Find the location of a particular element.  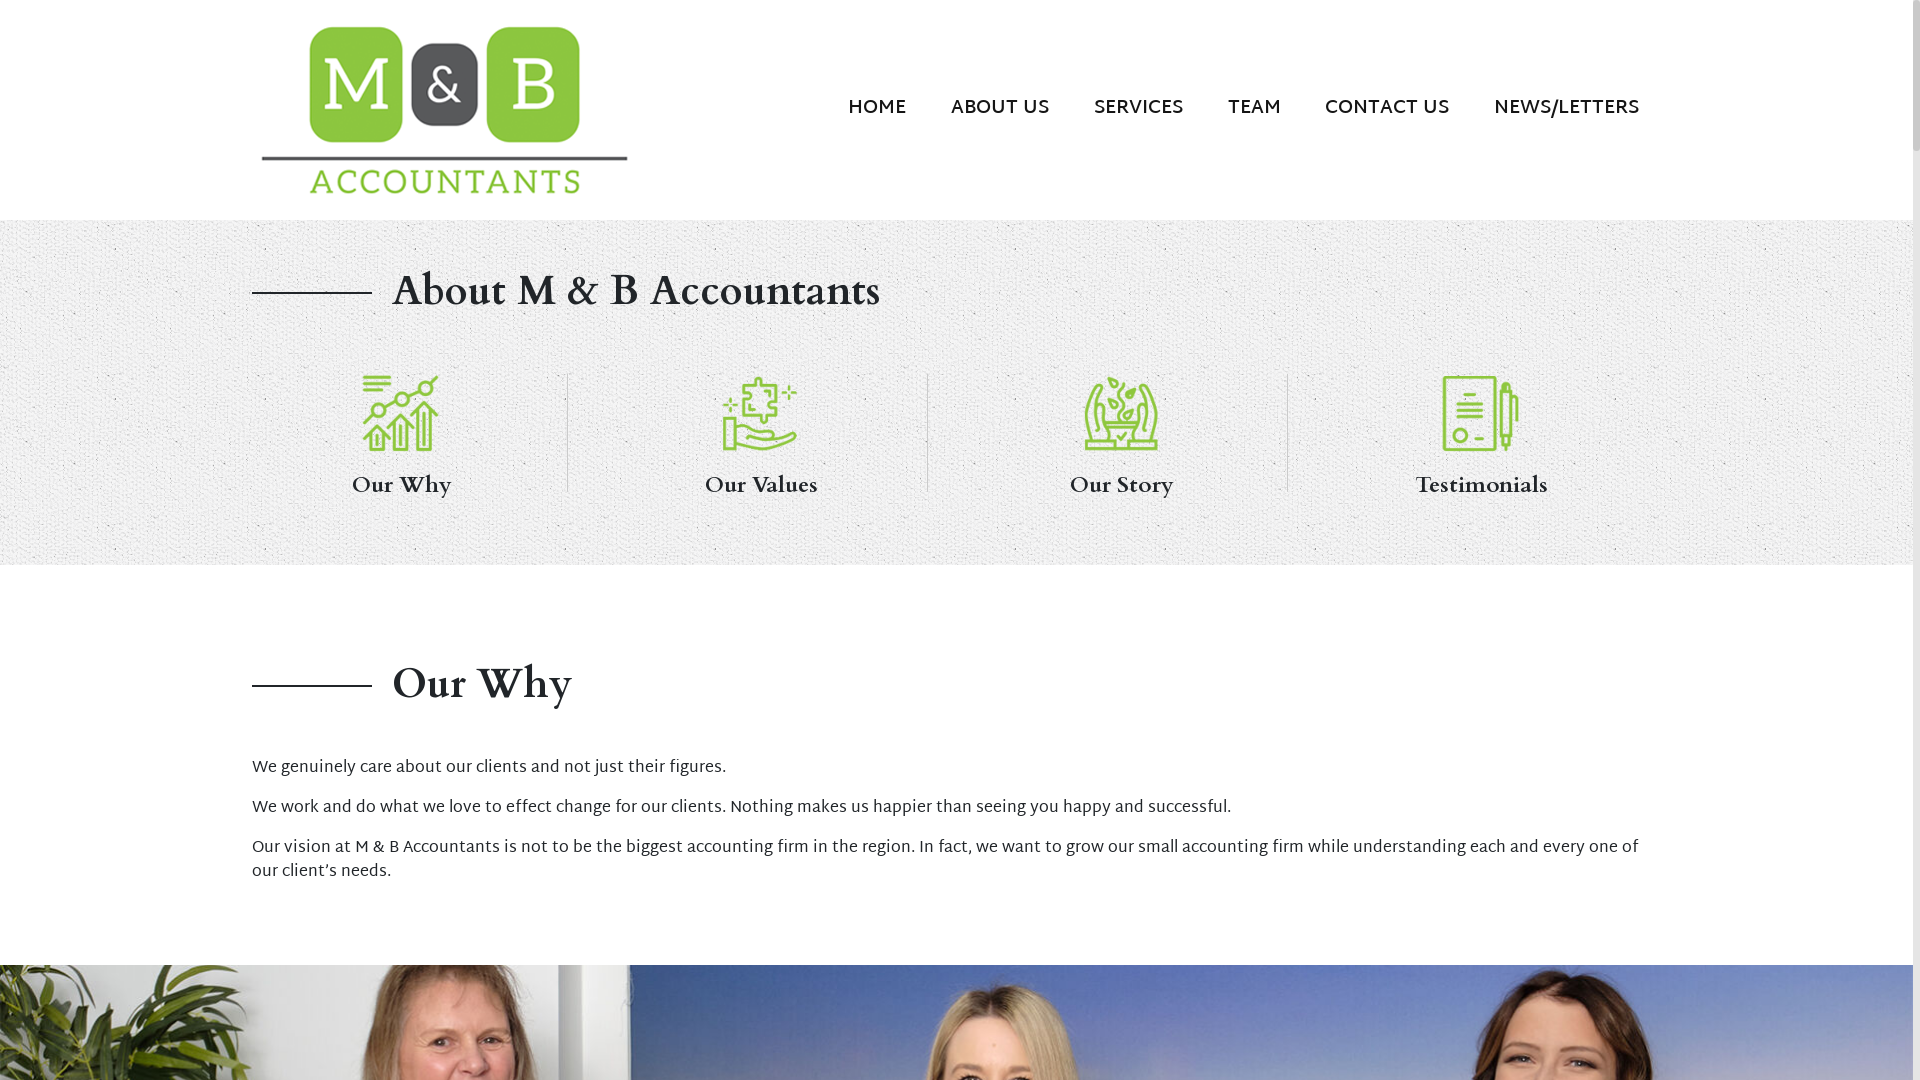

'Testimonials' is located at coordinates (1315, 431).